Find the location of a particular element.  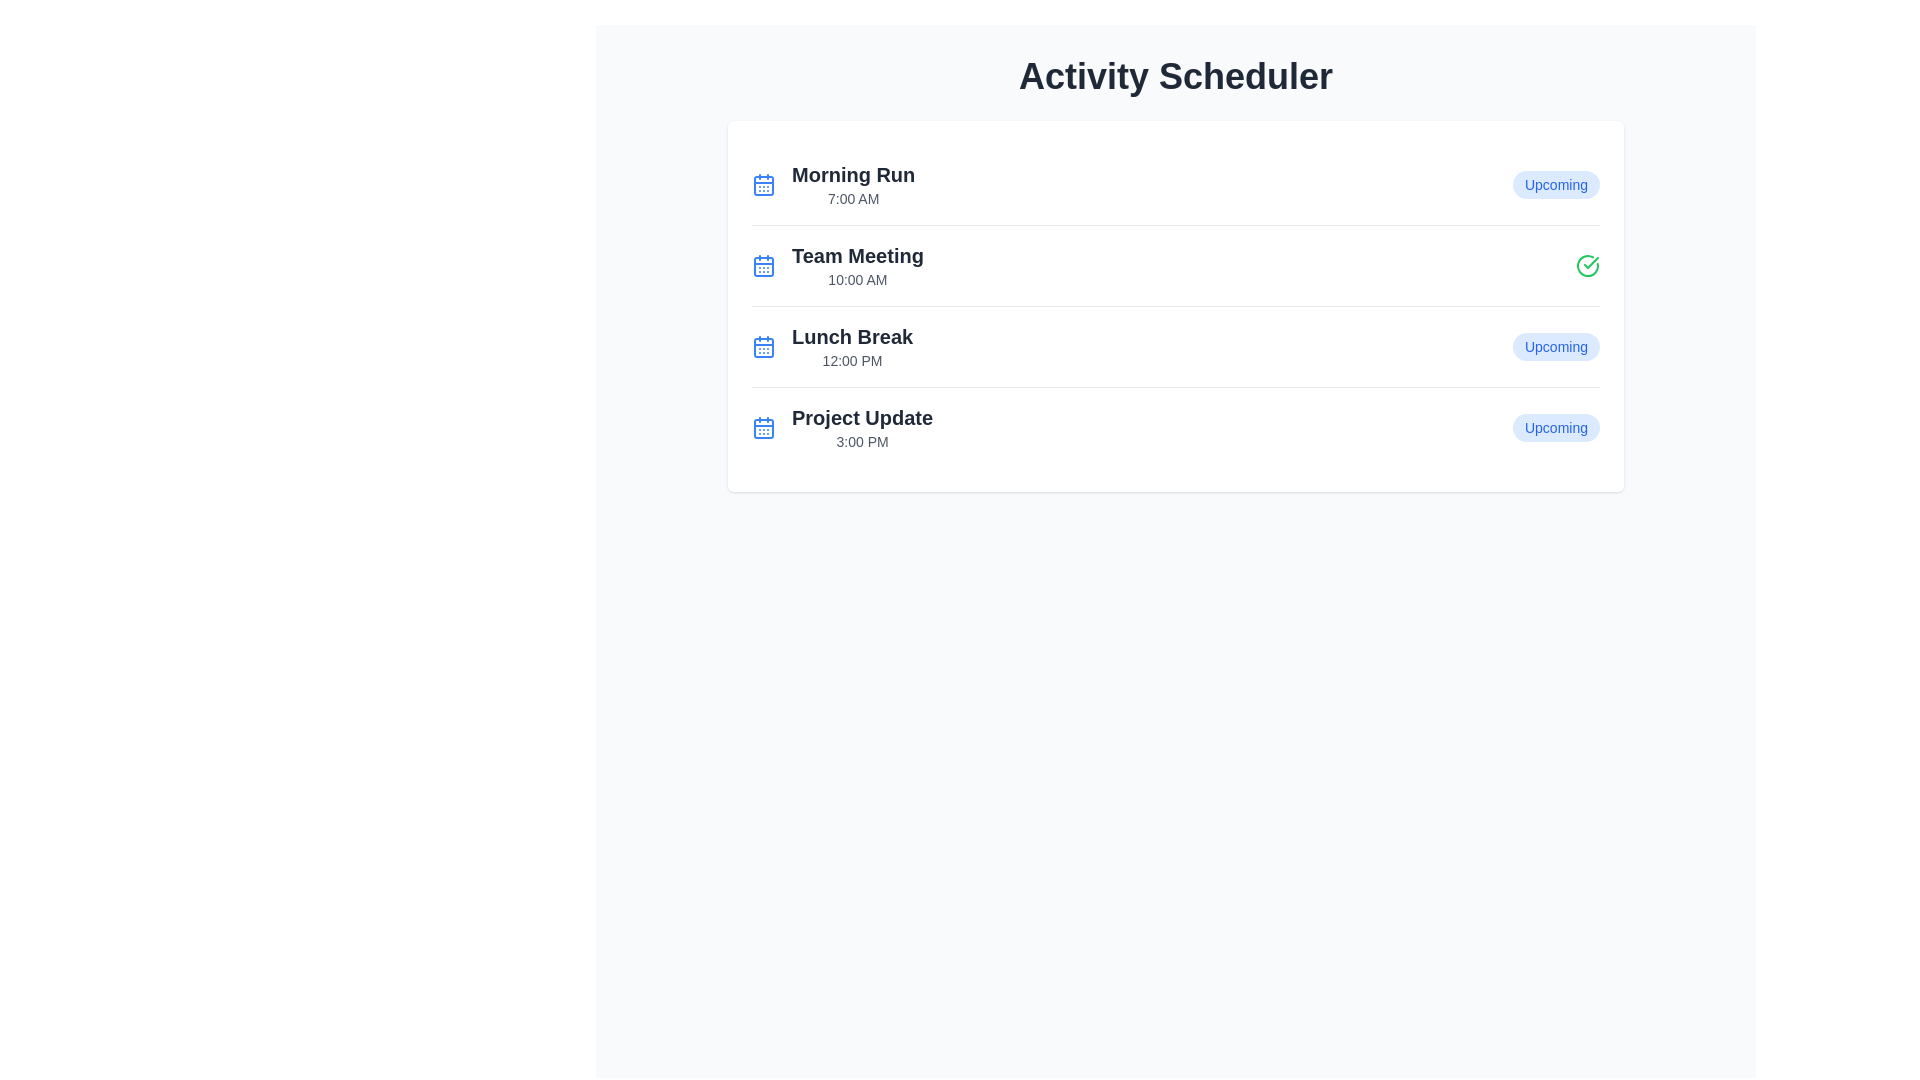

the 'Lunch Break' scheduled activity list item in the 'Activity Scheduler' is located at coordinates (1176, 346).